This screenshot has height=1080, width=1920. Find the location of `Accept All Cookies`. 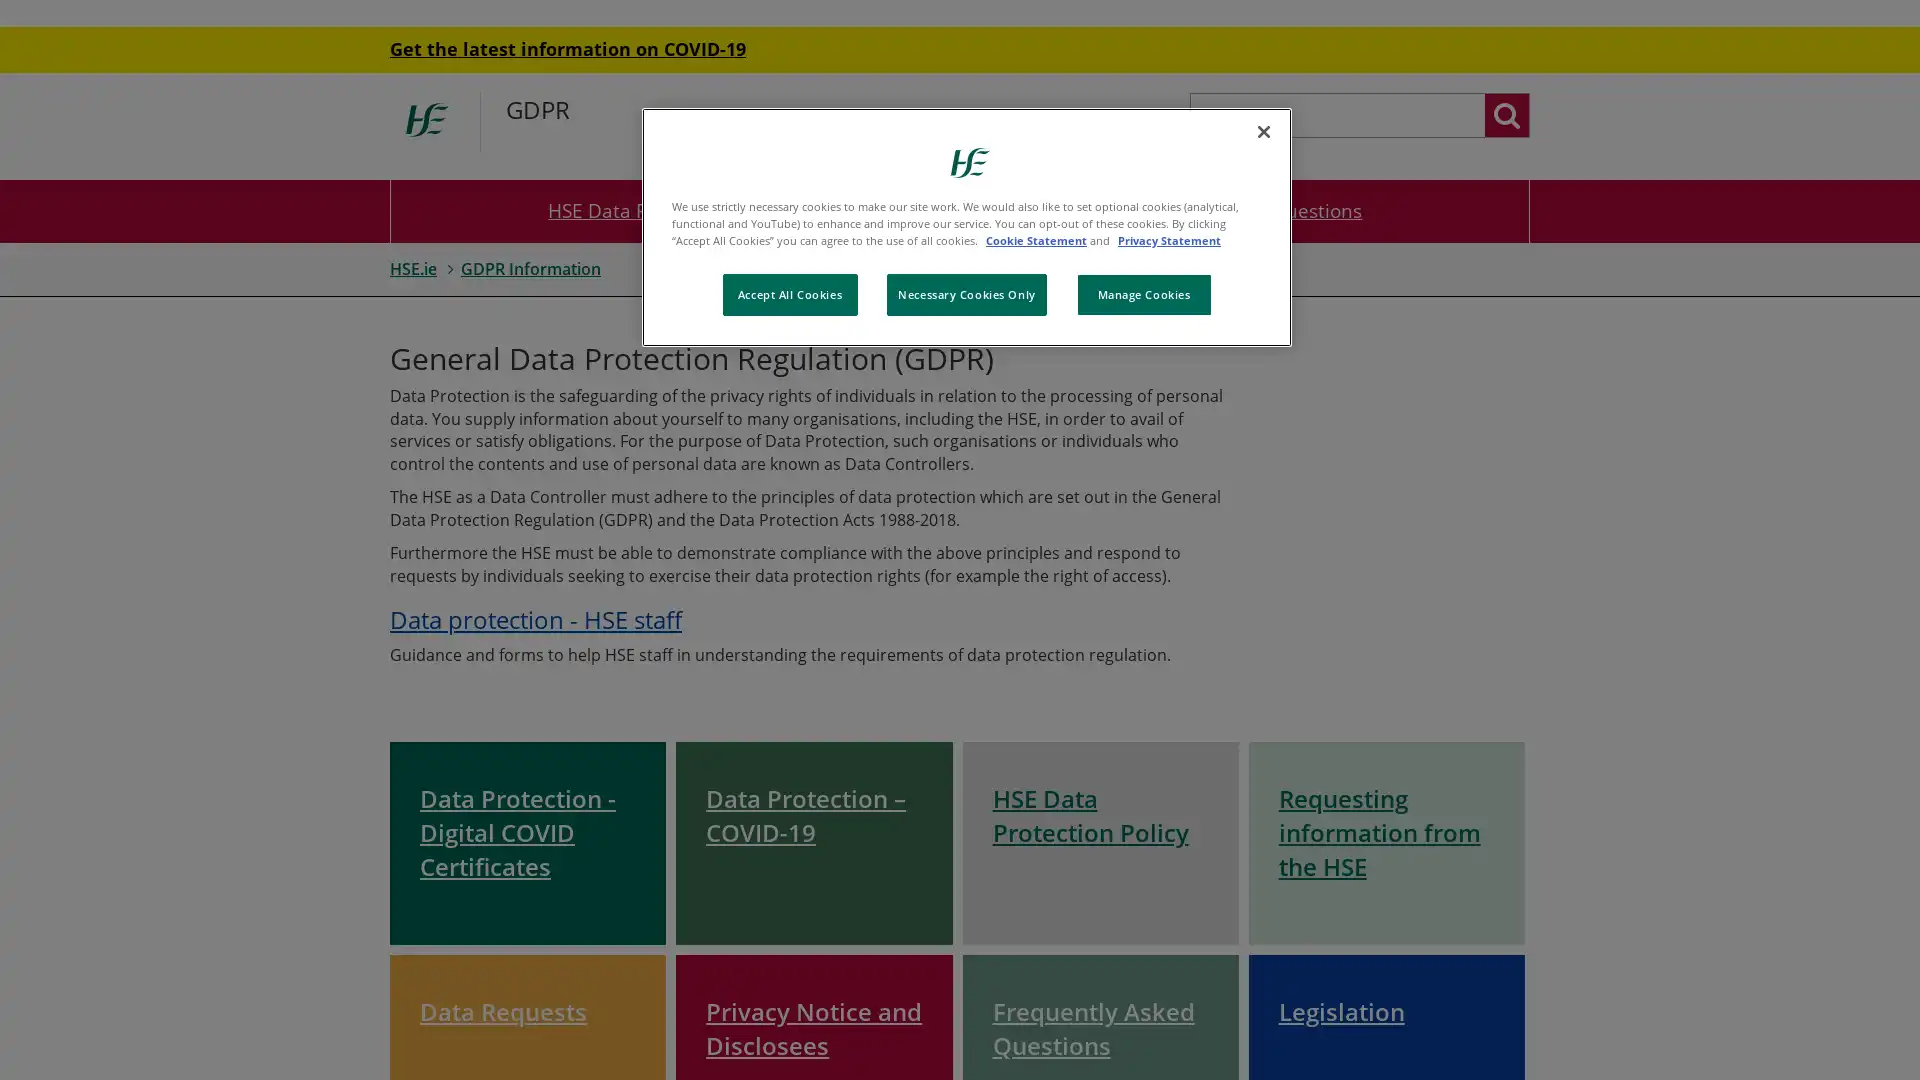

Accept All Cookies is located at coordinates (788, 294).